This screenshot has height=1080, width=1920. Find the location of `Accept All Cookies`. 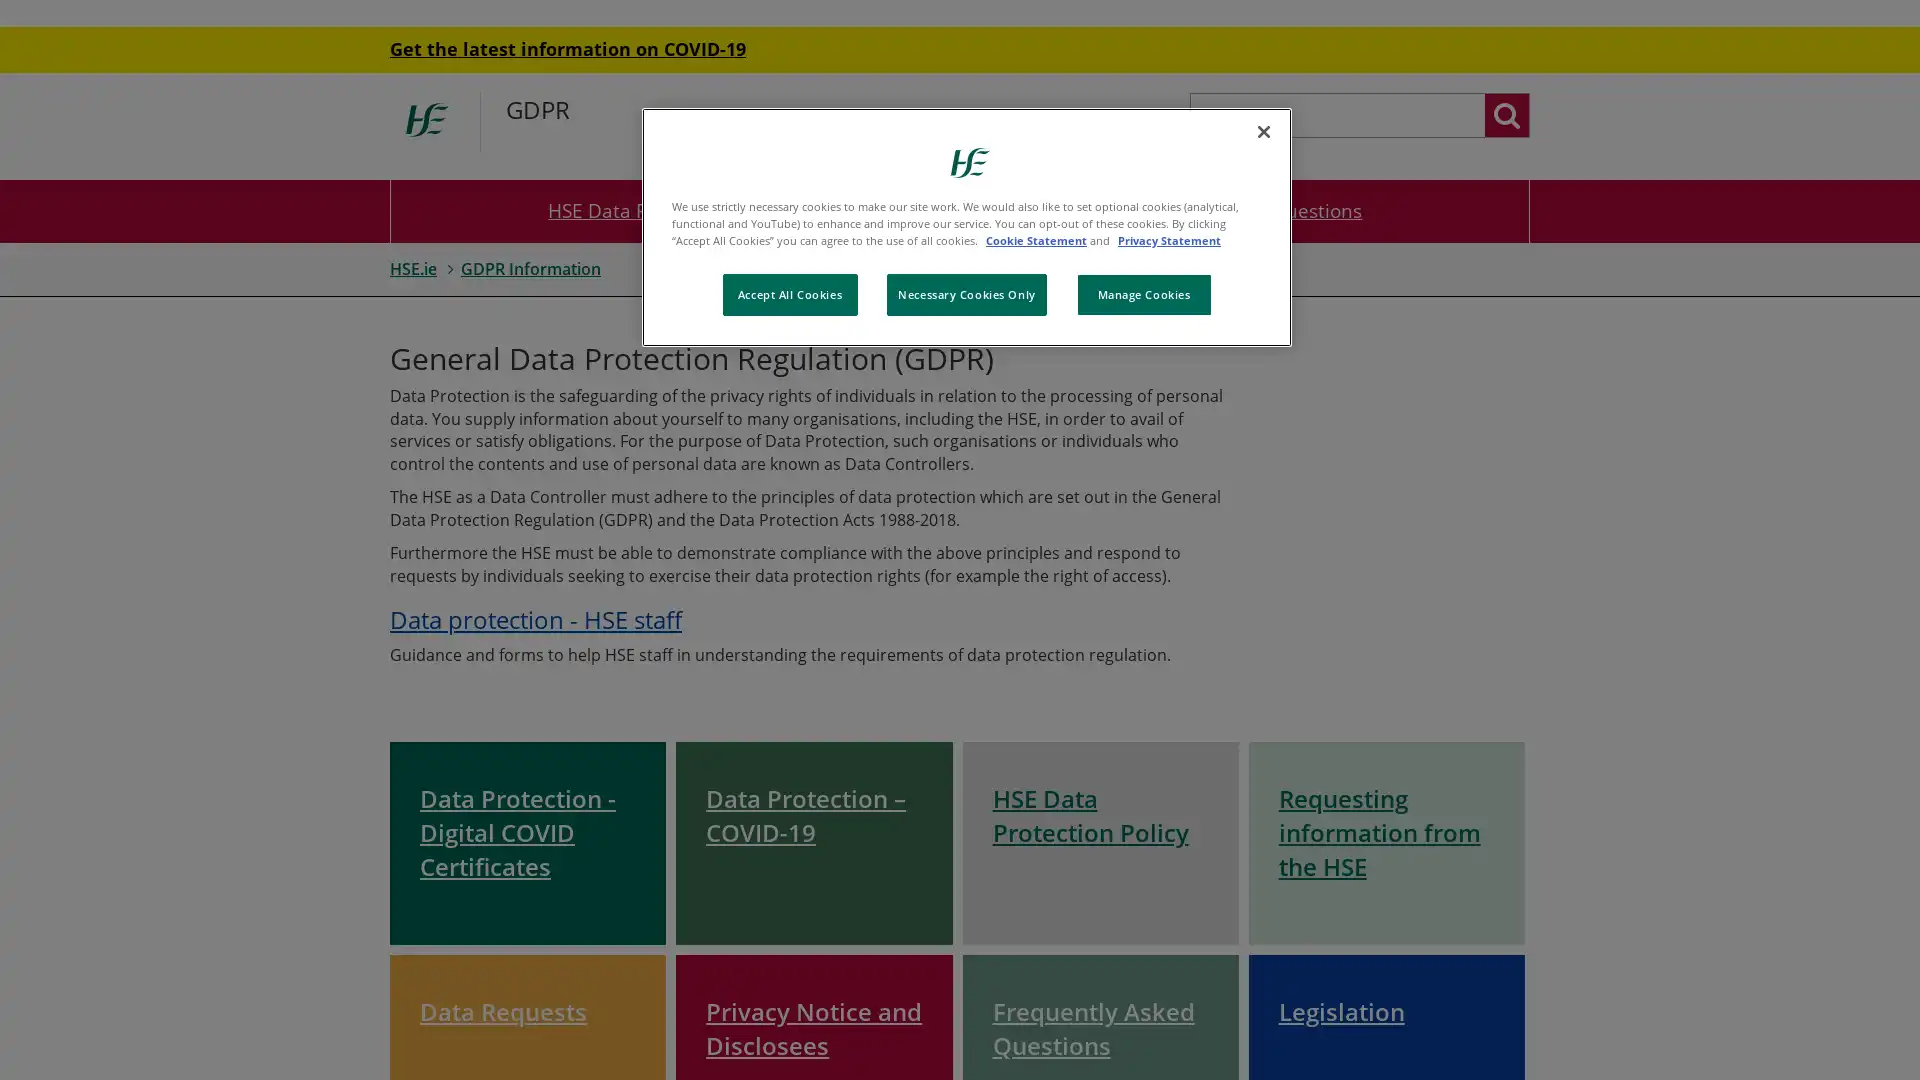

Accept All Cookies is located at coordinates (788, 294).